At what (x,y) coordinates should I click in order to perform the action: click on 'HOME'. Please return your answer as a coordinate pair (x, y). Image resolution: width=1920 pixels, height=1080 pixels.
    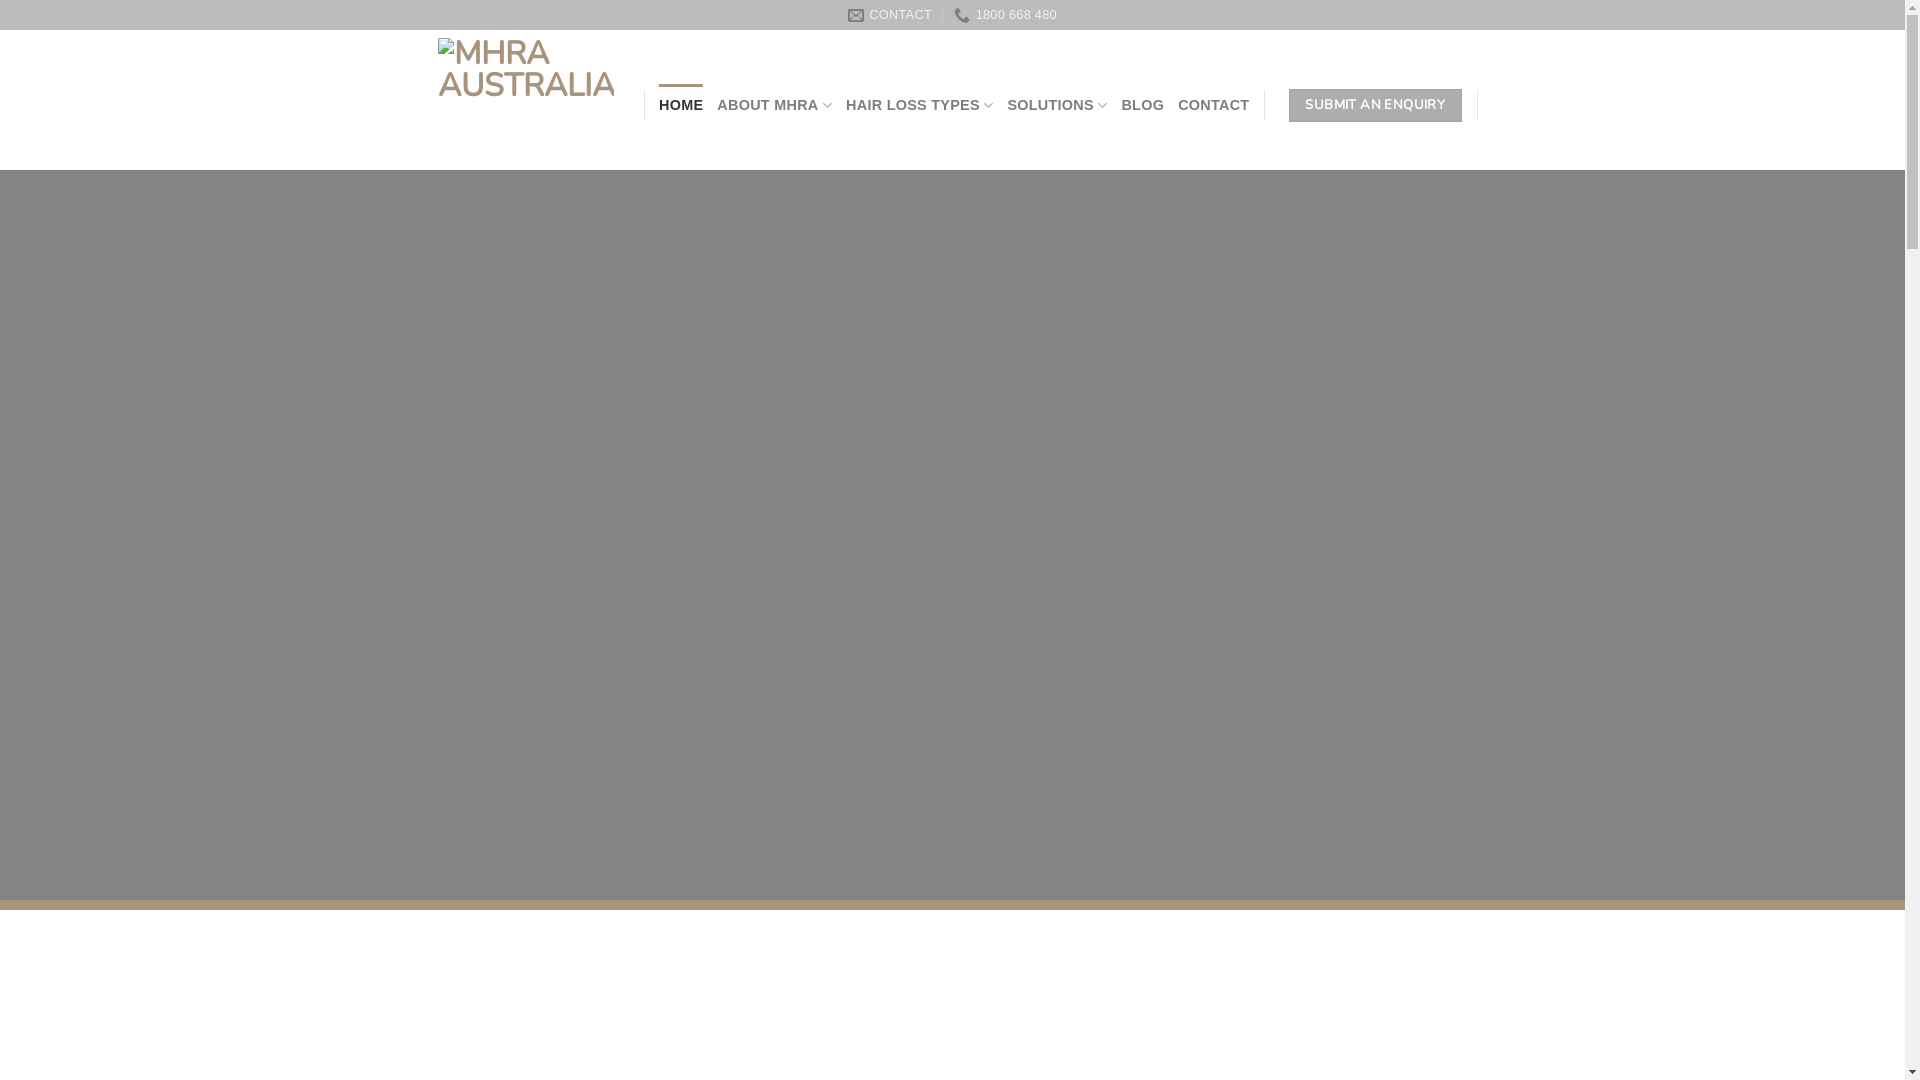
    Looking at the image, I should click on (681, 105).